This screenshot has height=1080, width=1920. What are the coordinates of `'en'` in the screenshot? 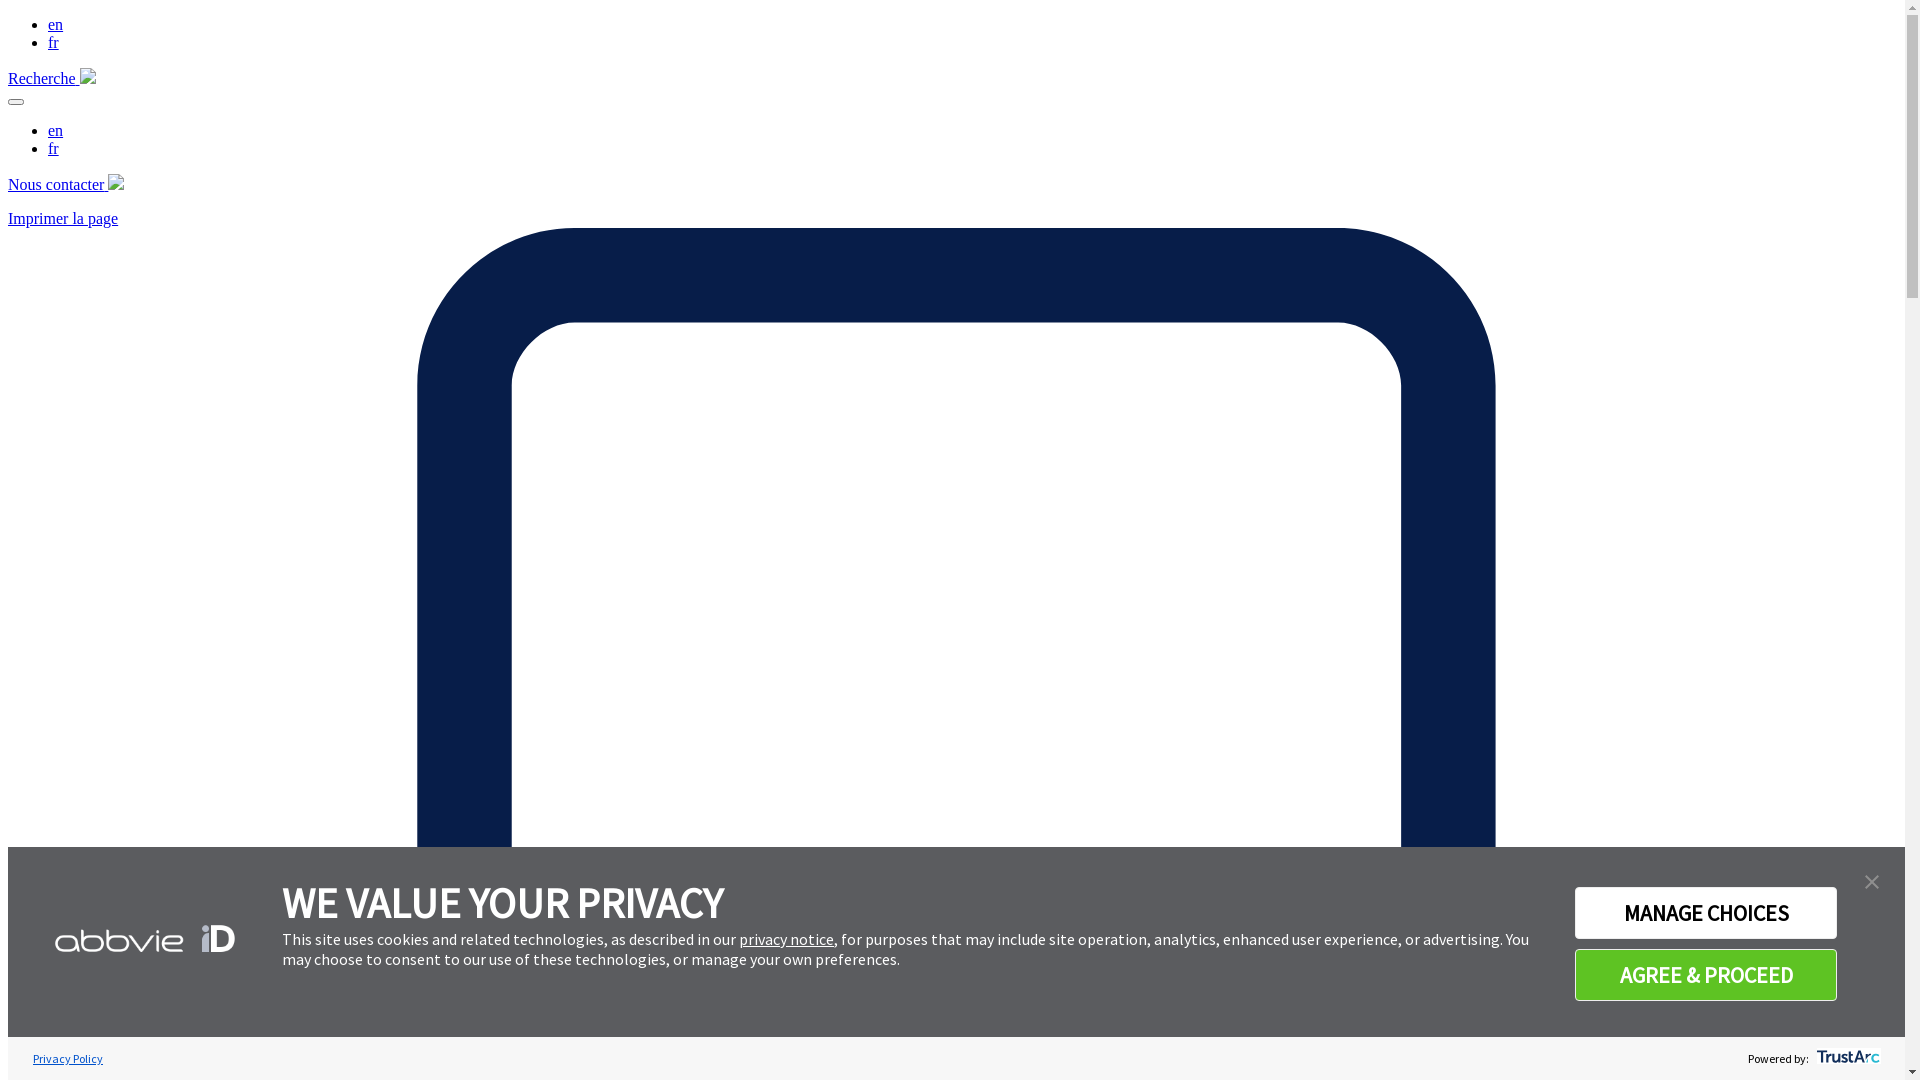 It's located at (48, 24).